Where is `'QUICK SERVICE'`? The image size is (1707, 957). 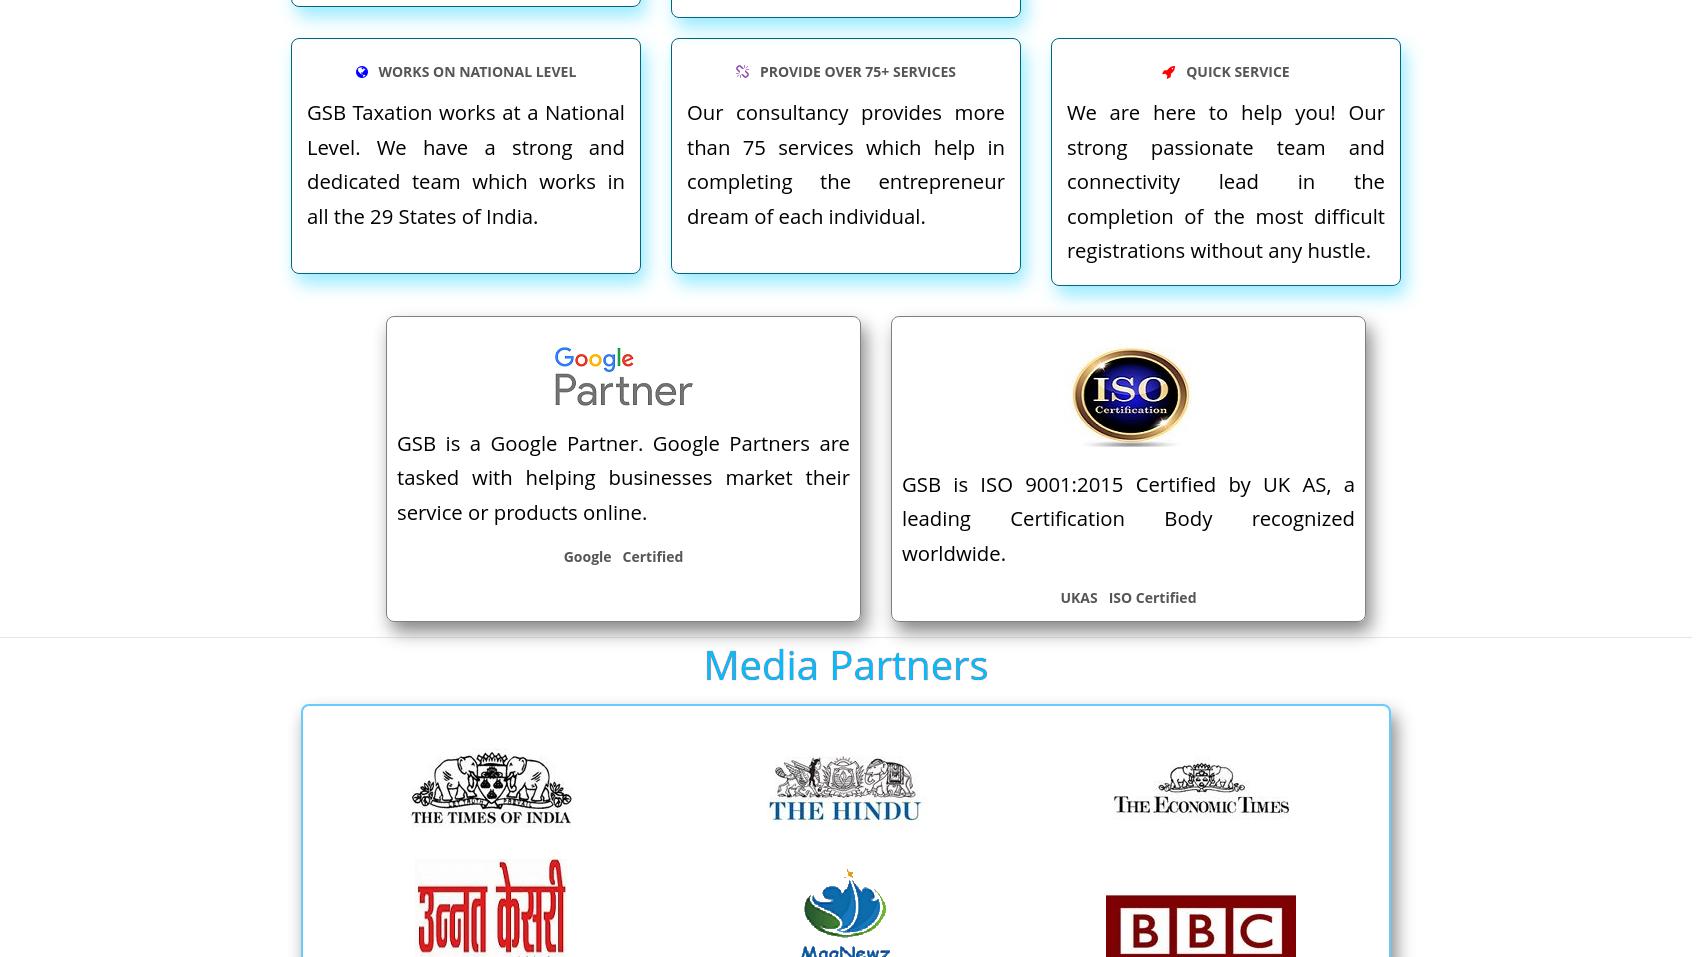 'QUICK SERVICE' is located at coordinates (1230, 70).